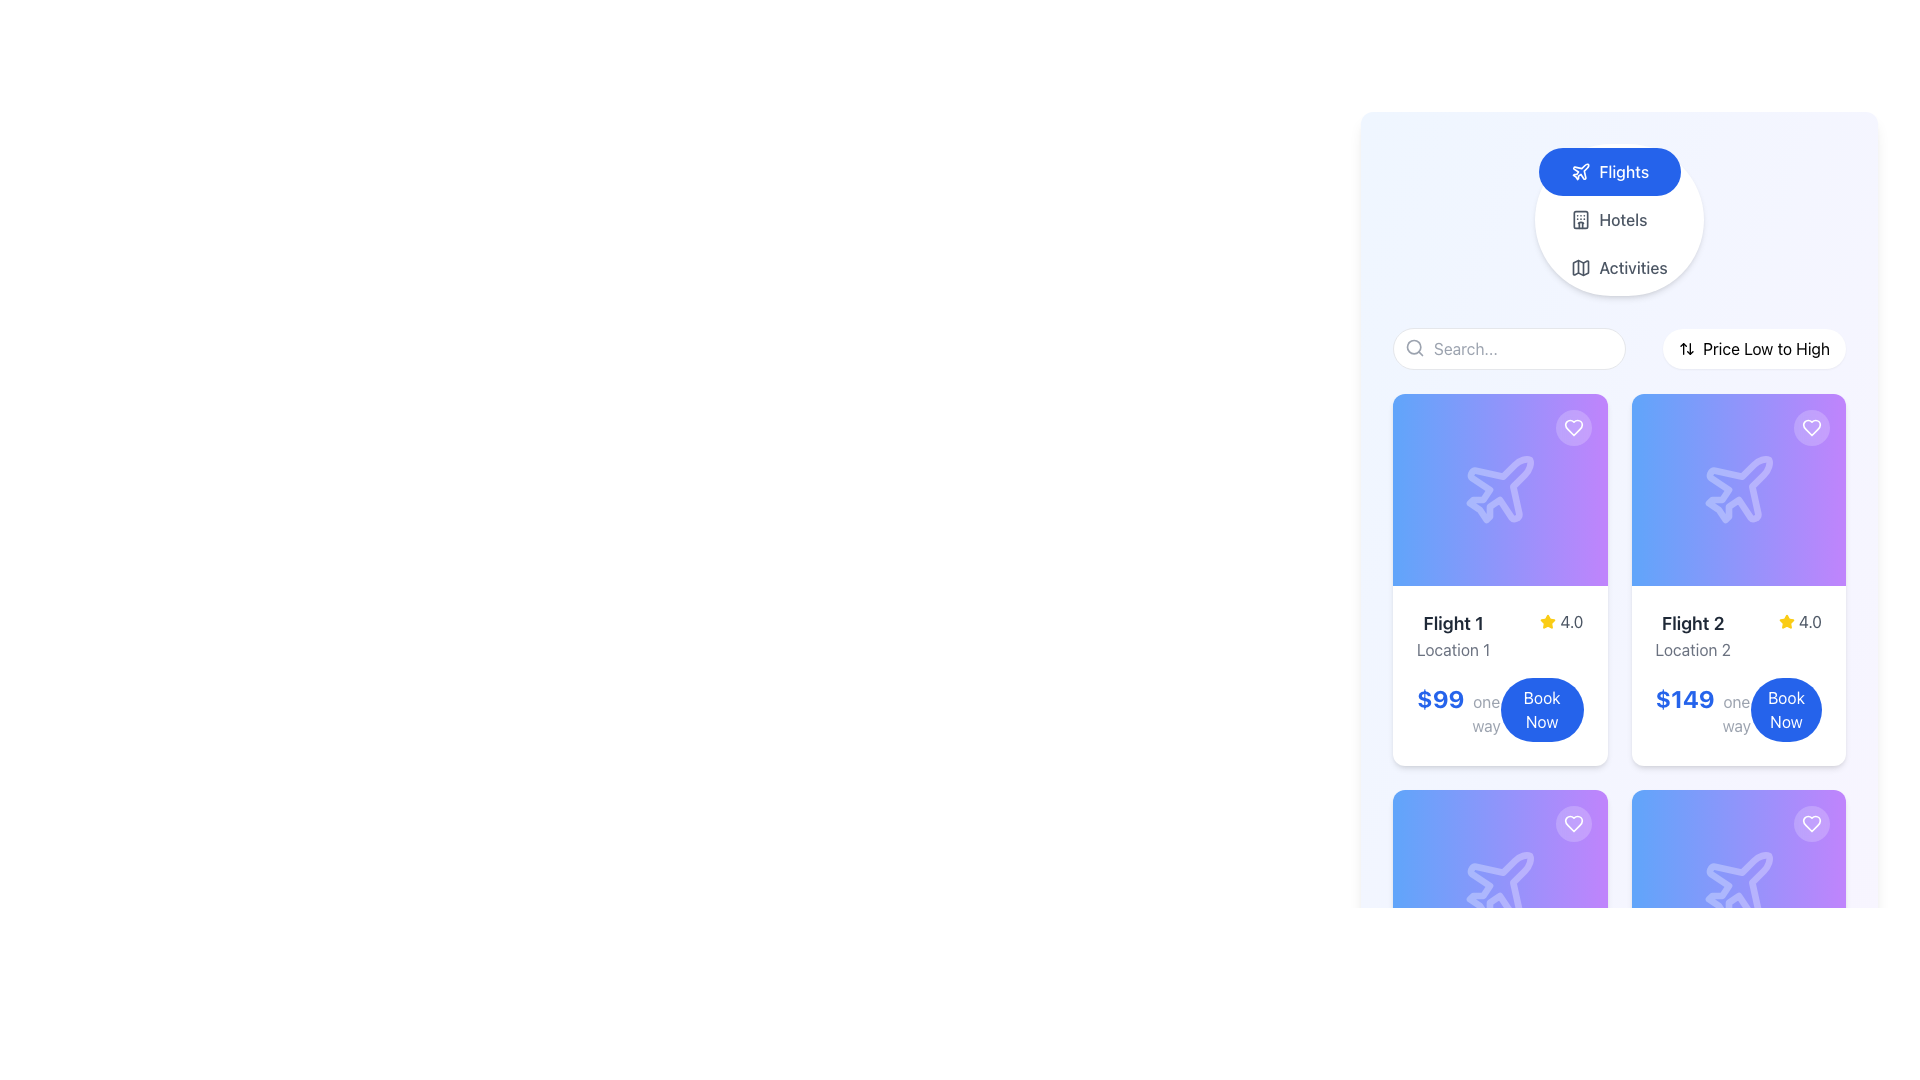  I want to click on the 'Price Low to High' text label, which is styled in black on a white background and located on the right side of the page, so click(1766, 347).